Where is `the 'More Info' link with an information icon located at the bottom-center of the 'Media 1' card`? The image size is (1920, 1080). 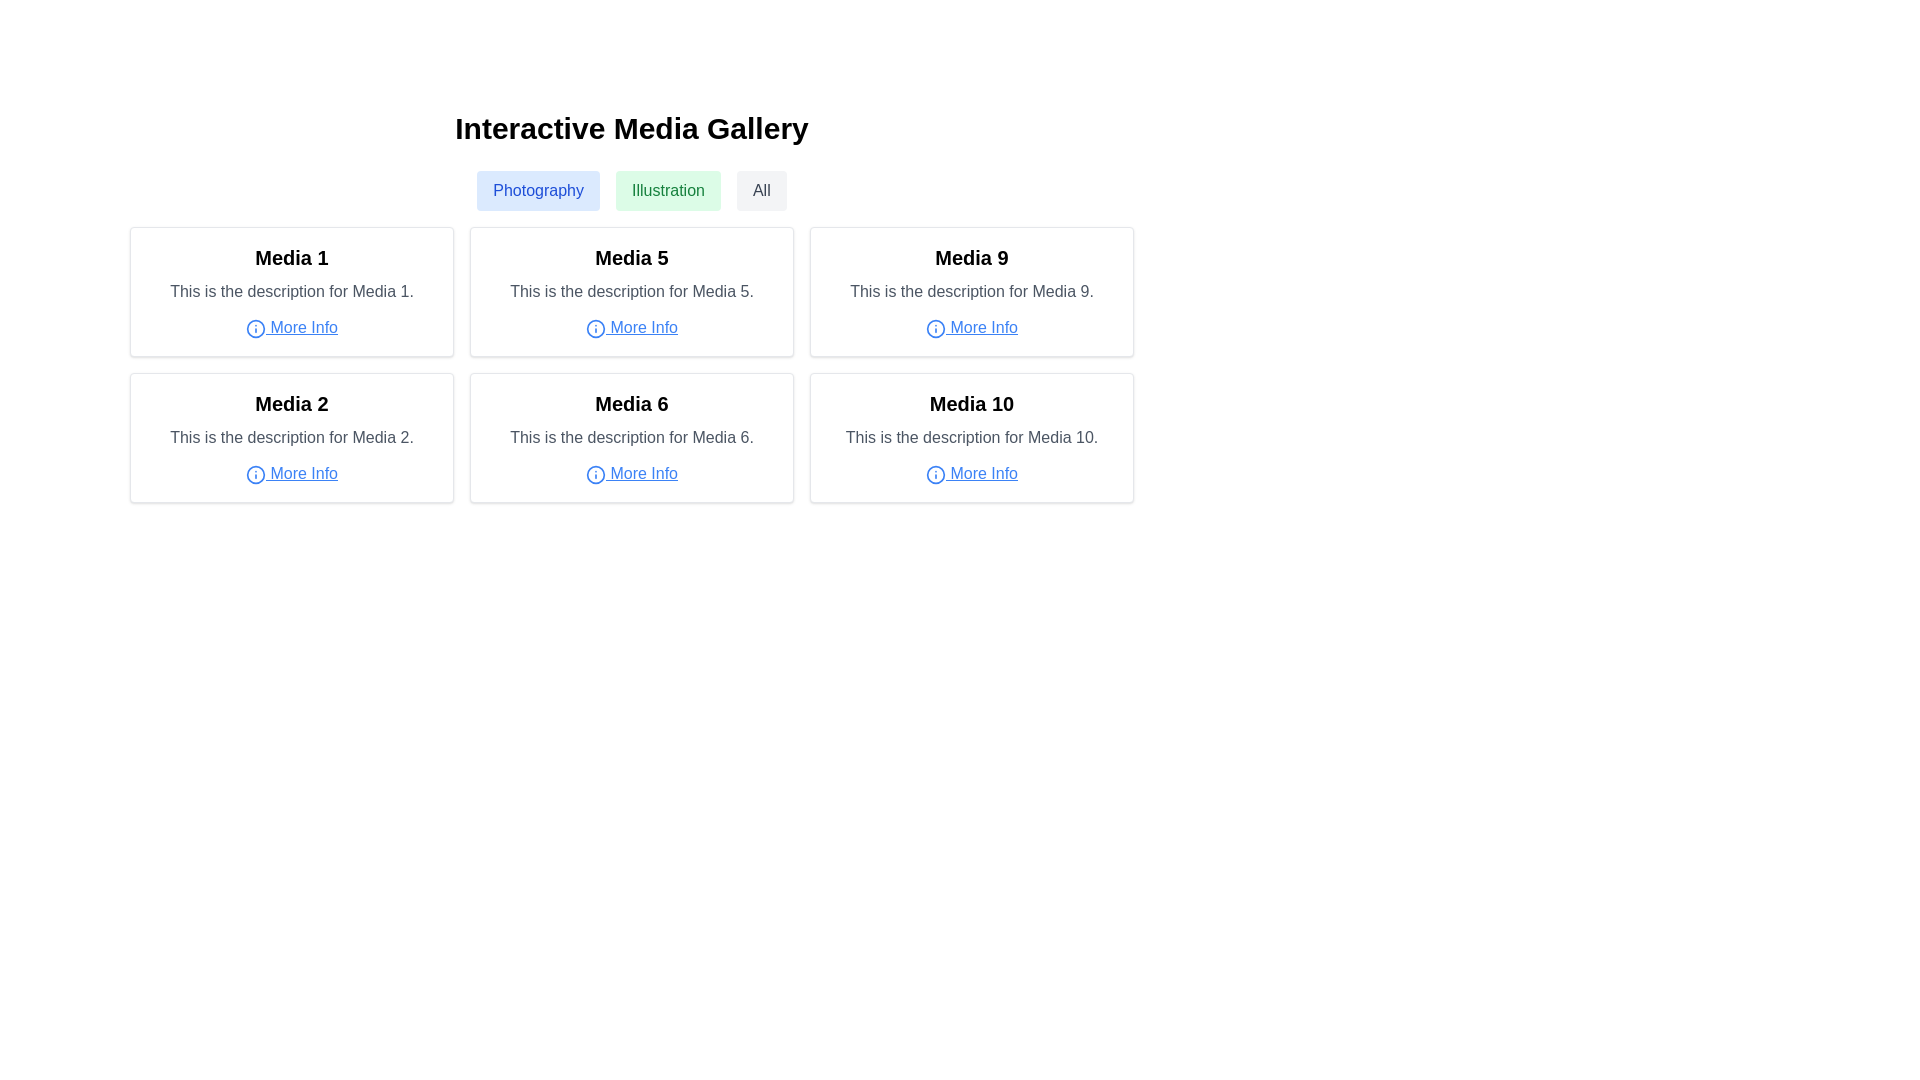
the 'More Info' link with an information icon located at the bottom-center of the 'Media 1' card is located at coordinates (291, 326).